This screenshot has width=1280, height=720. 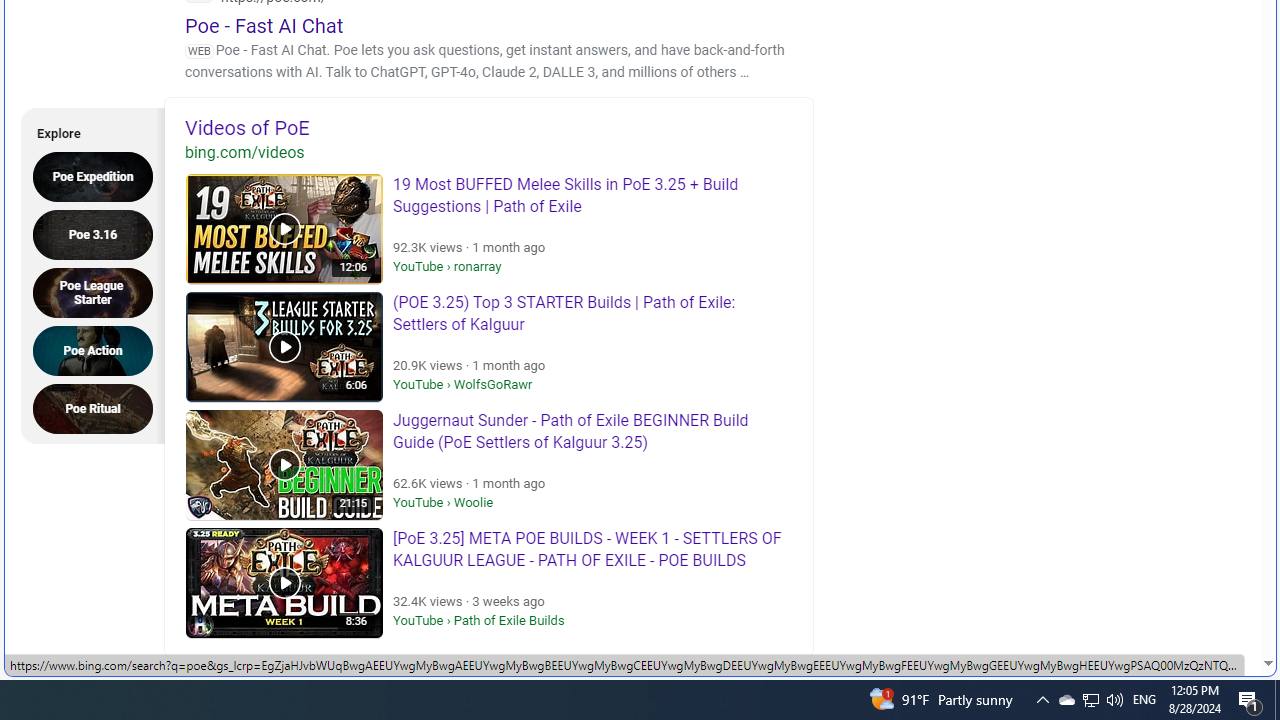 I want to click on 'Poe League Starter', so click(x=98, y=292).